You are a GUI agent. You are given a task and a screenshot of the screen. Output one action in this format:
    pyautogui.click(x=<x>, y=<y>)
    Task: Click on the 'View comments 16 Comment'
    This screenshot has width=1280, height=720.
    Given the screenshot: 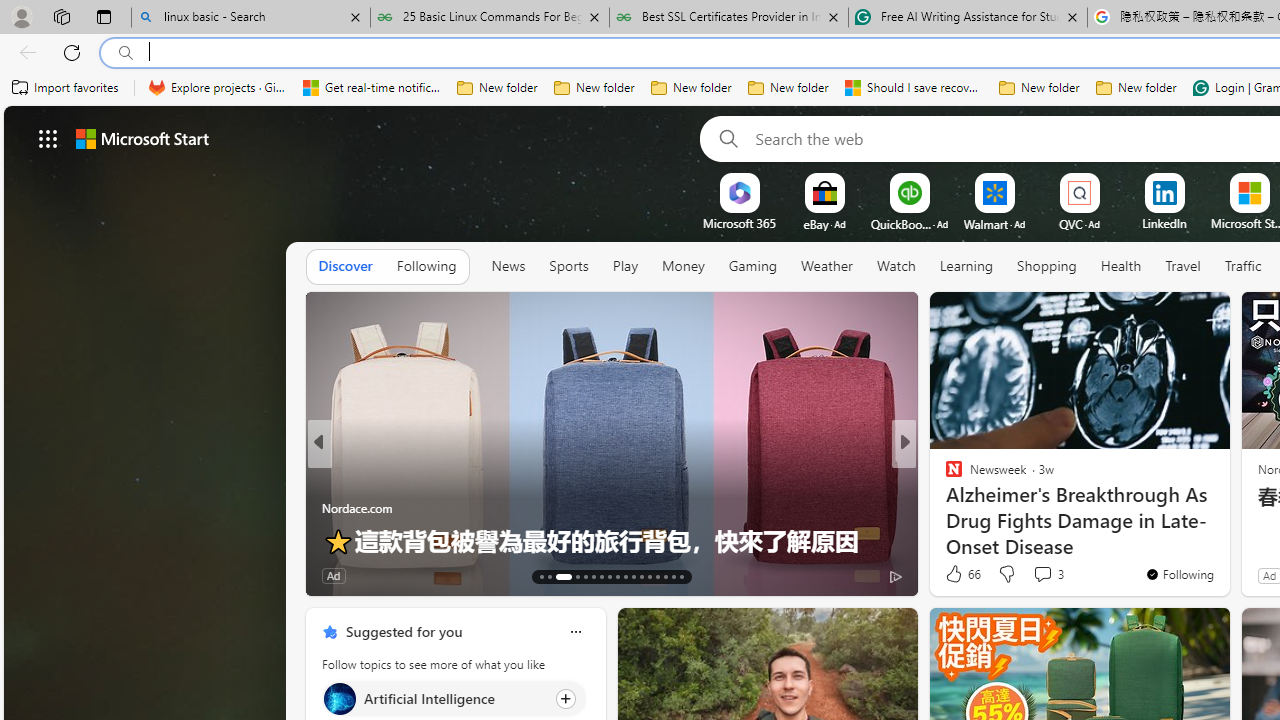 What is the action you would take?
    pyautogui.click(x=1050, y=575)
    